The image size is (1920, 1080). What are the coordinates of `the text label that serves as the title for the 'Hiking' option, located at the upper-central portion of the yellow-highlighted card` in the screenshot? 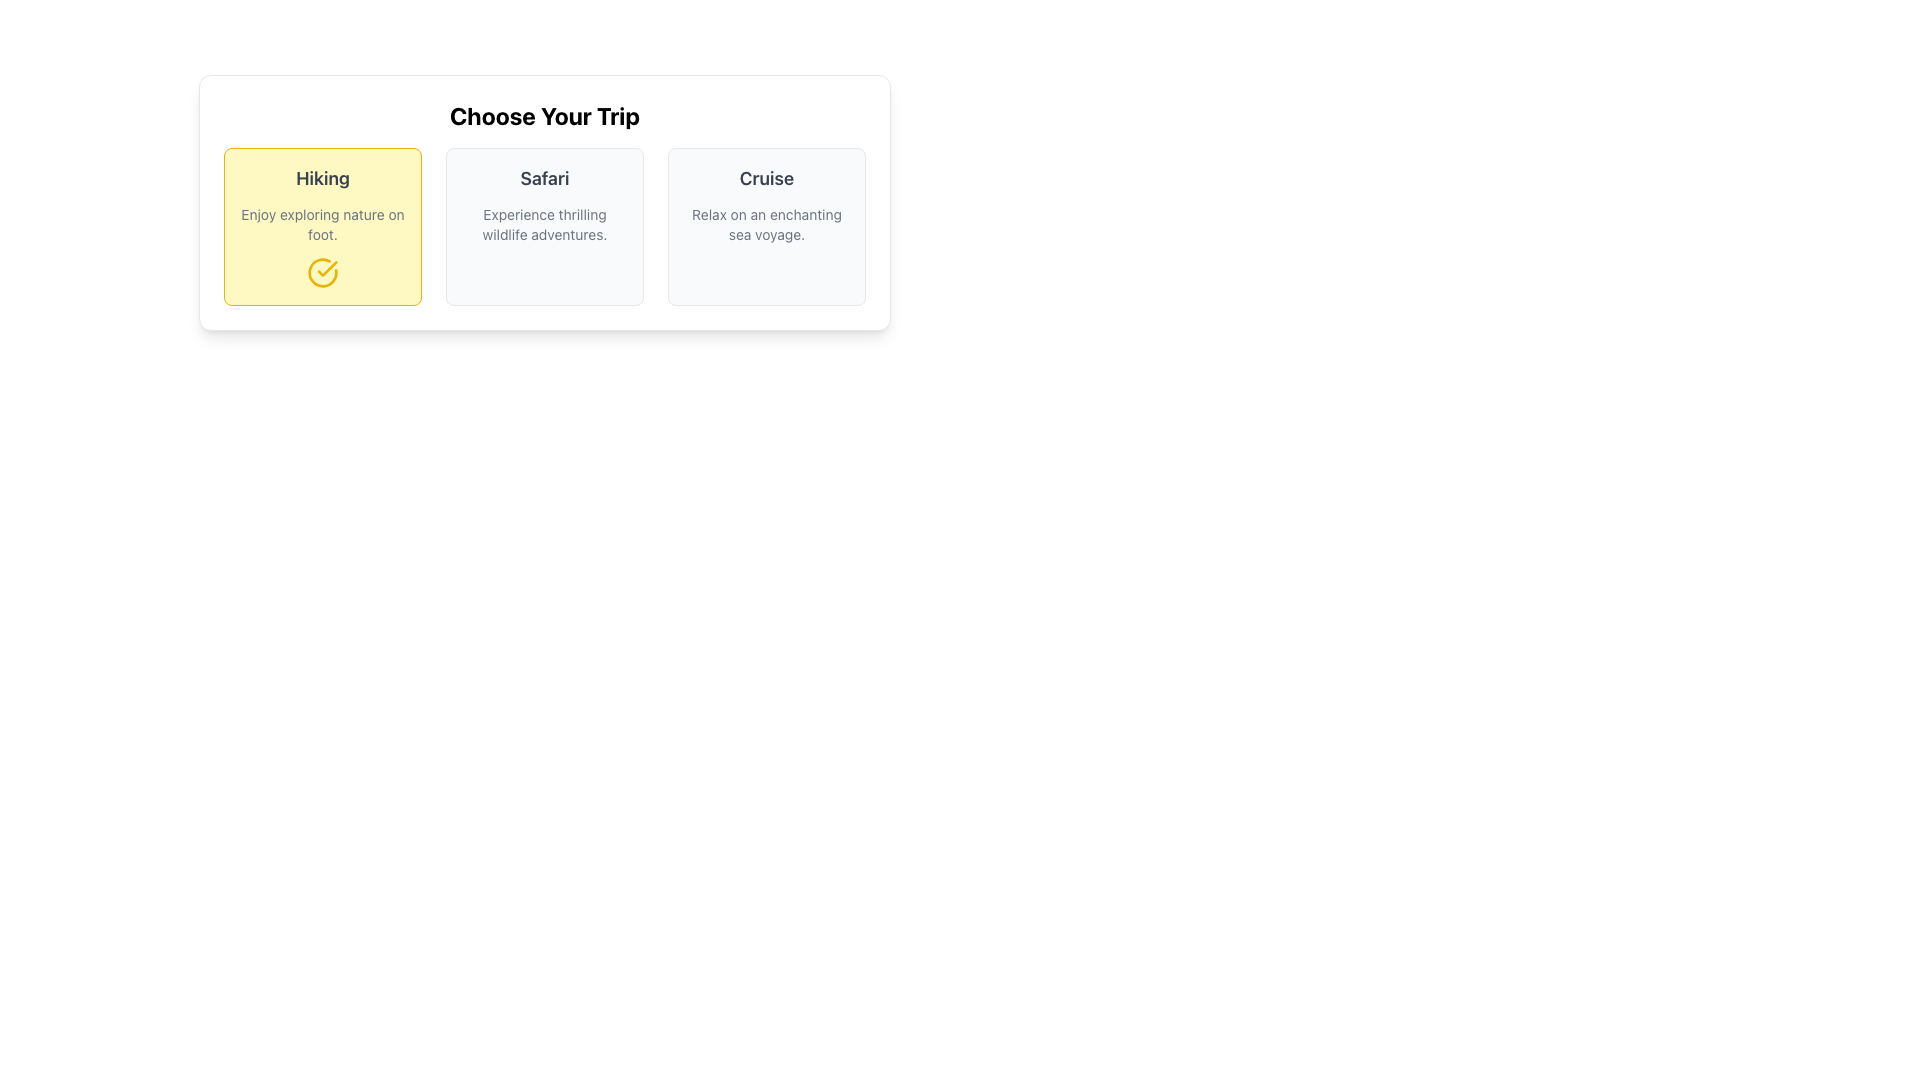 It's located at (322, 177).